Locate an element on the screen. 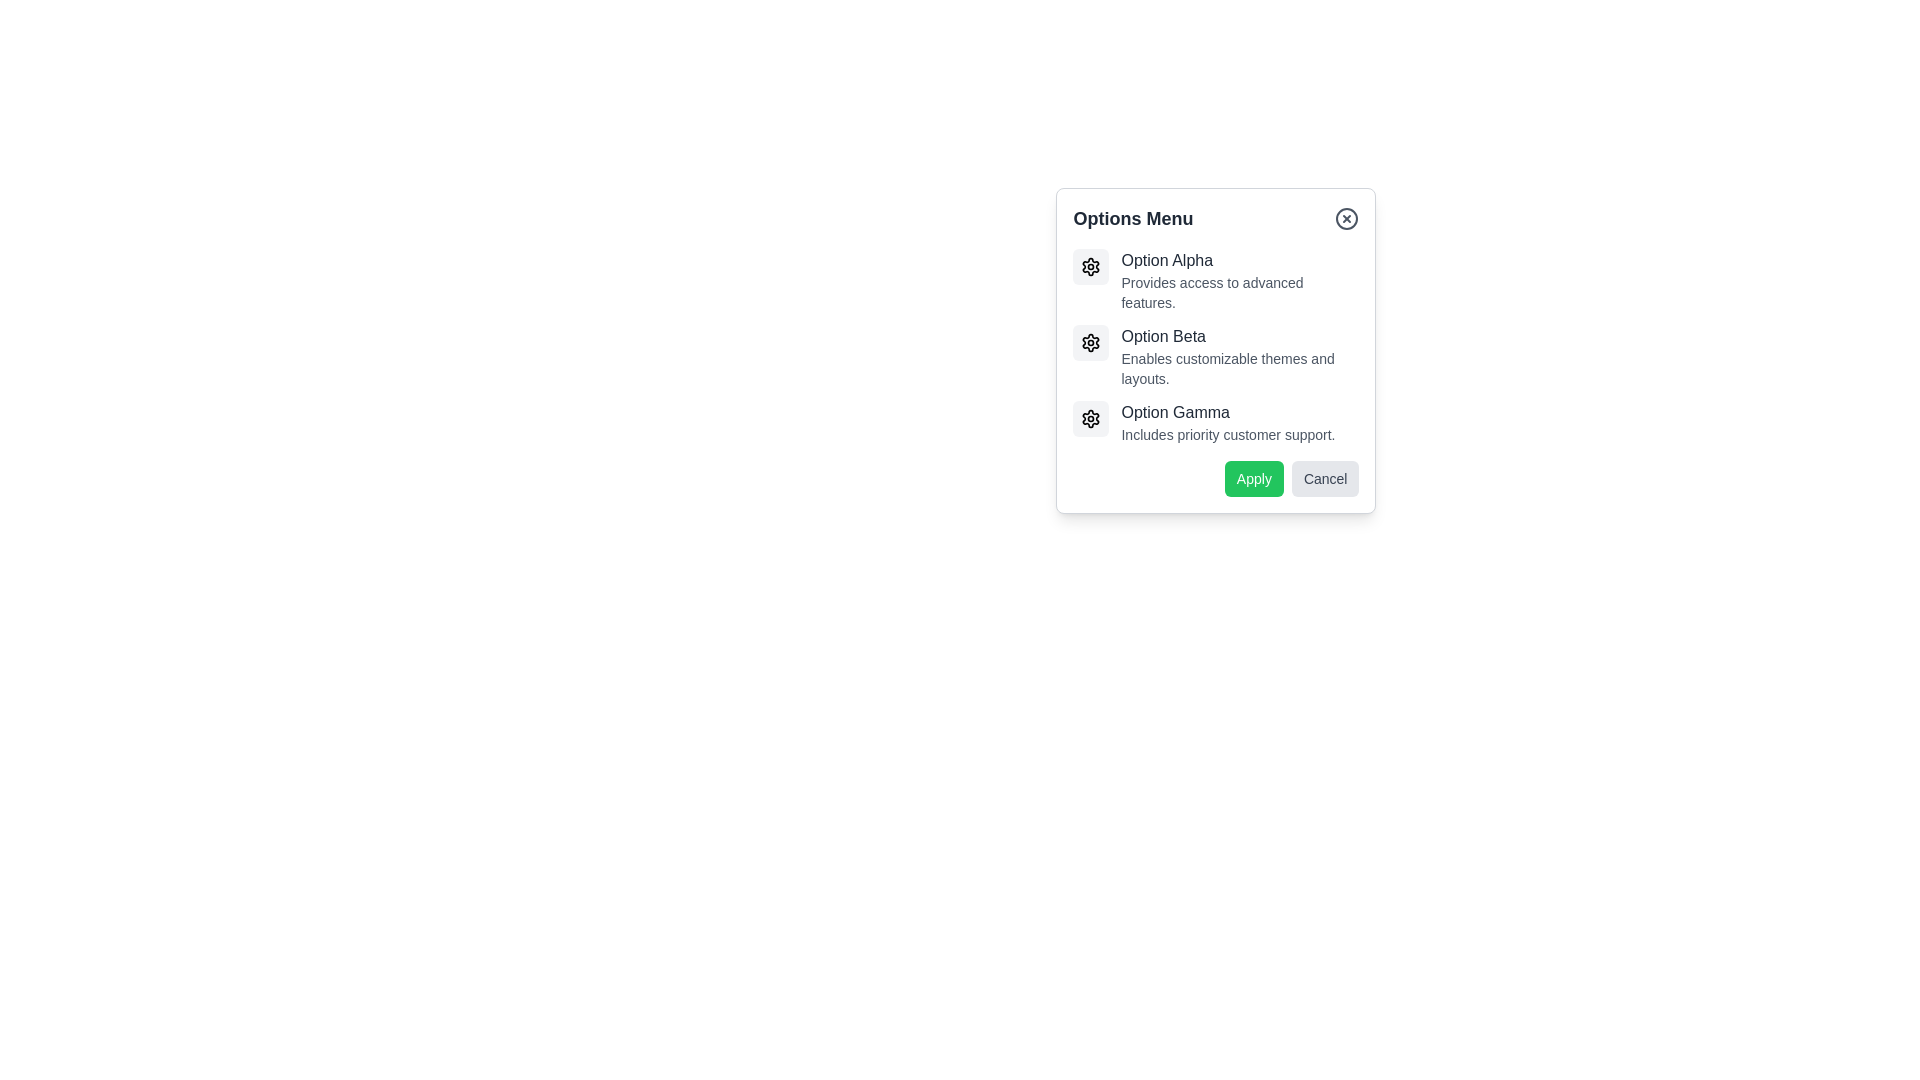  the gear-shaped icon associated with settings located below the header 'Option Alpha' in the menu dialog is located at coordinates (1090, 265).